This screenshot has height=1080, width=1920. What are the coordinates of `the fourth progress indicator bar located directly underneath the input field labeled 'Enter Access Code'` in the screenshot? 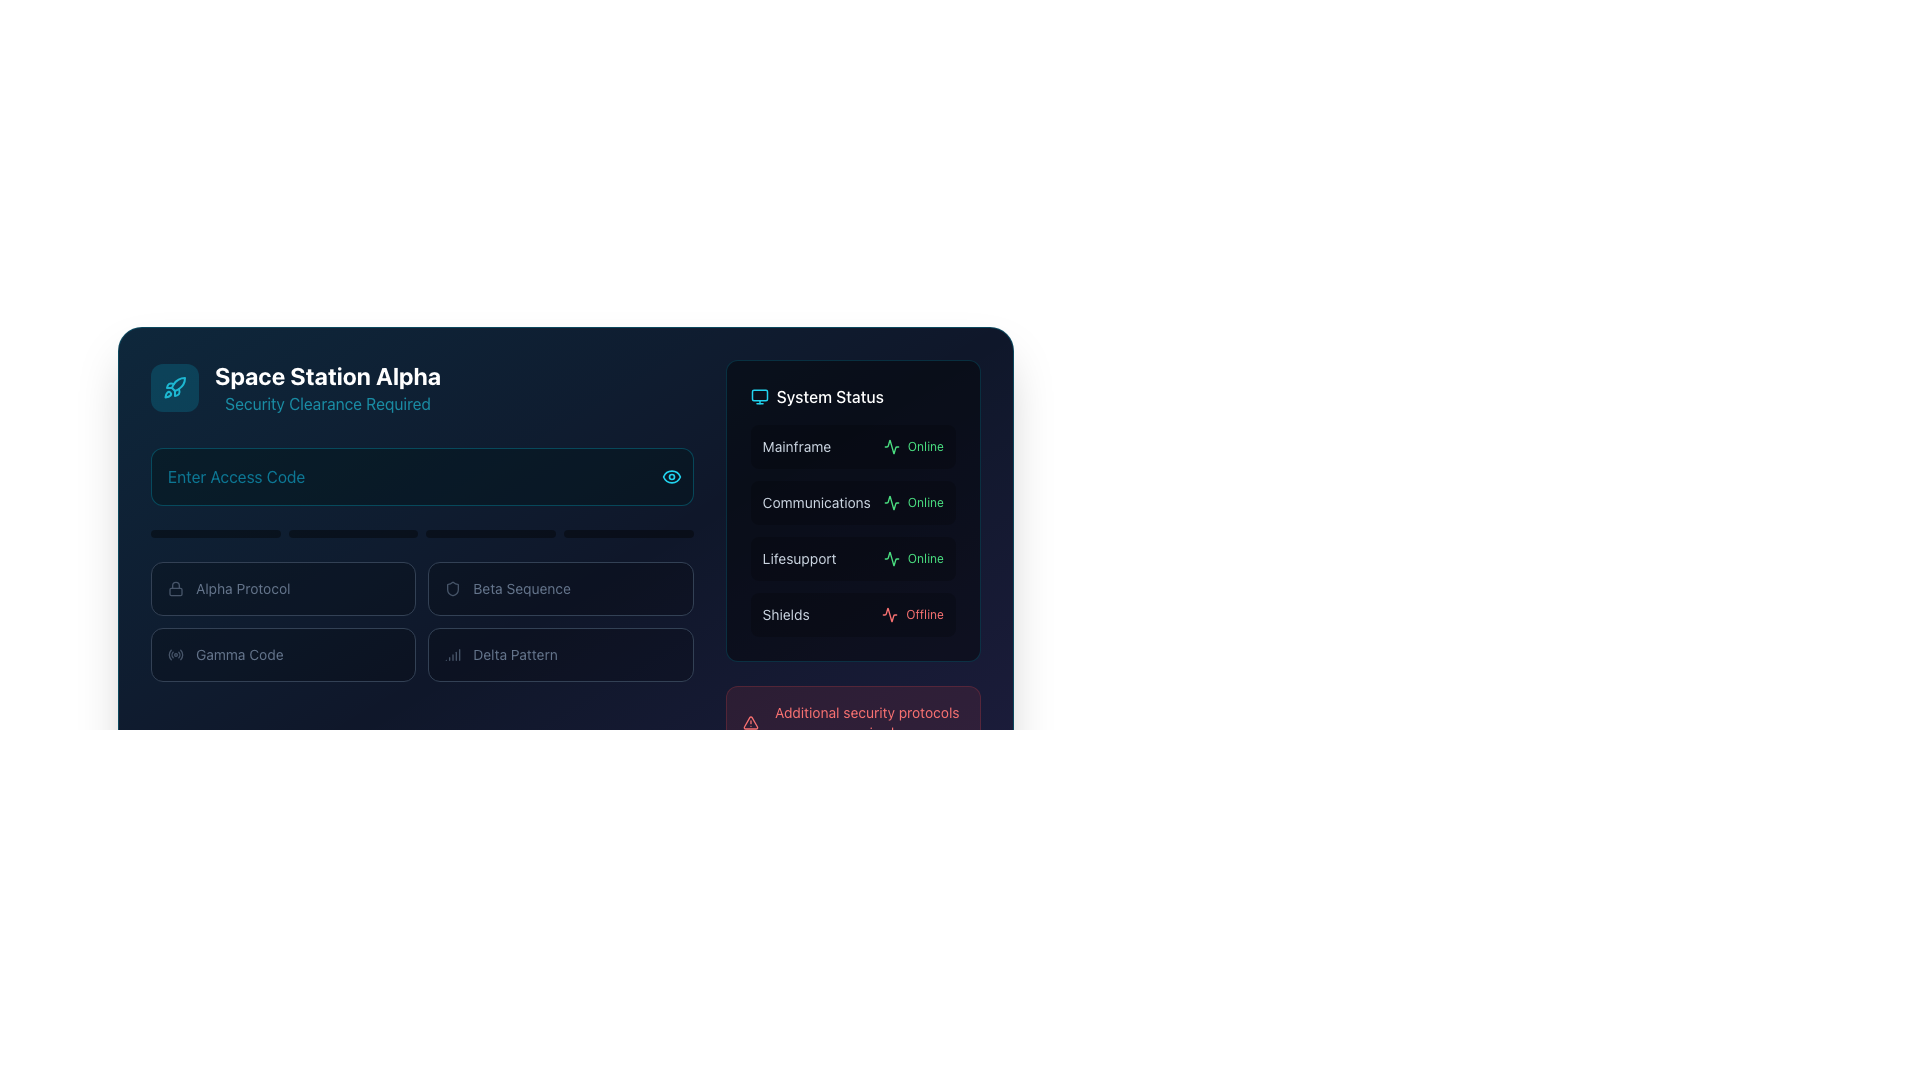 It's located at (627, 532).